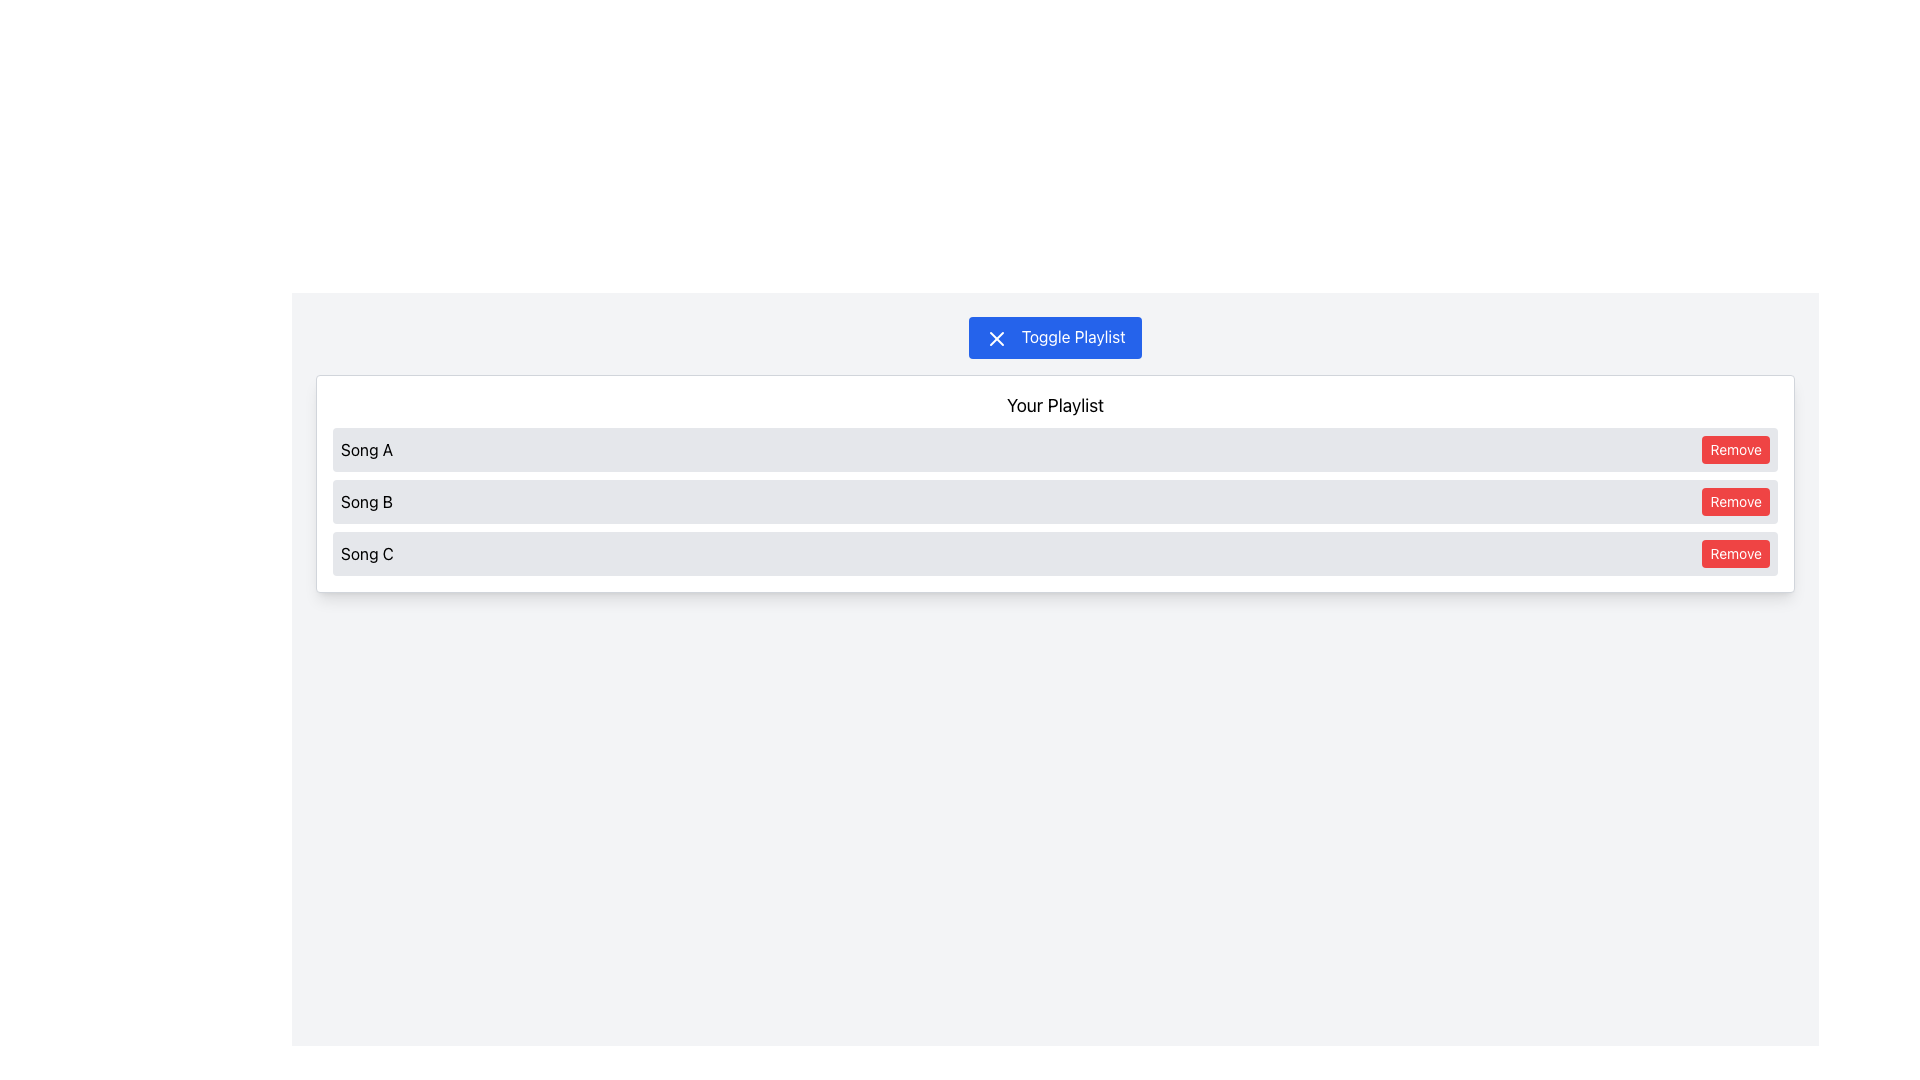  I want to click on the remove button located beside 'Song B' in the second row of the playlist, so click(1735, 500).